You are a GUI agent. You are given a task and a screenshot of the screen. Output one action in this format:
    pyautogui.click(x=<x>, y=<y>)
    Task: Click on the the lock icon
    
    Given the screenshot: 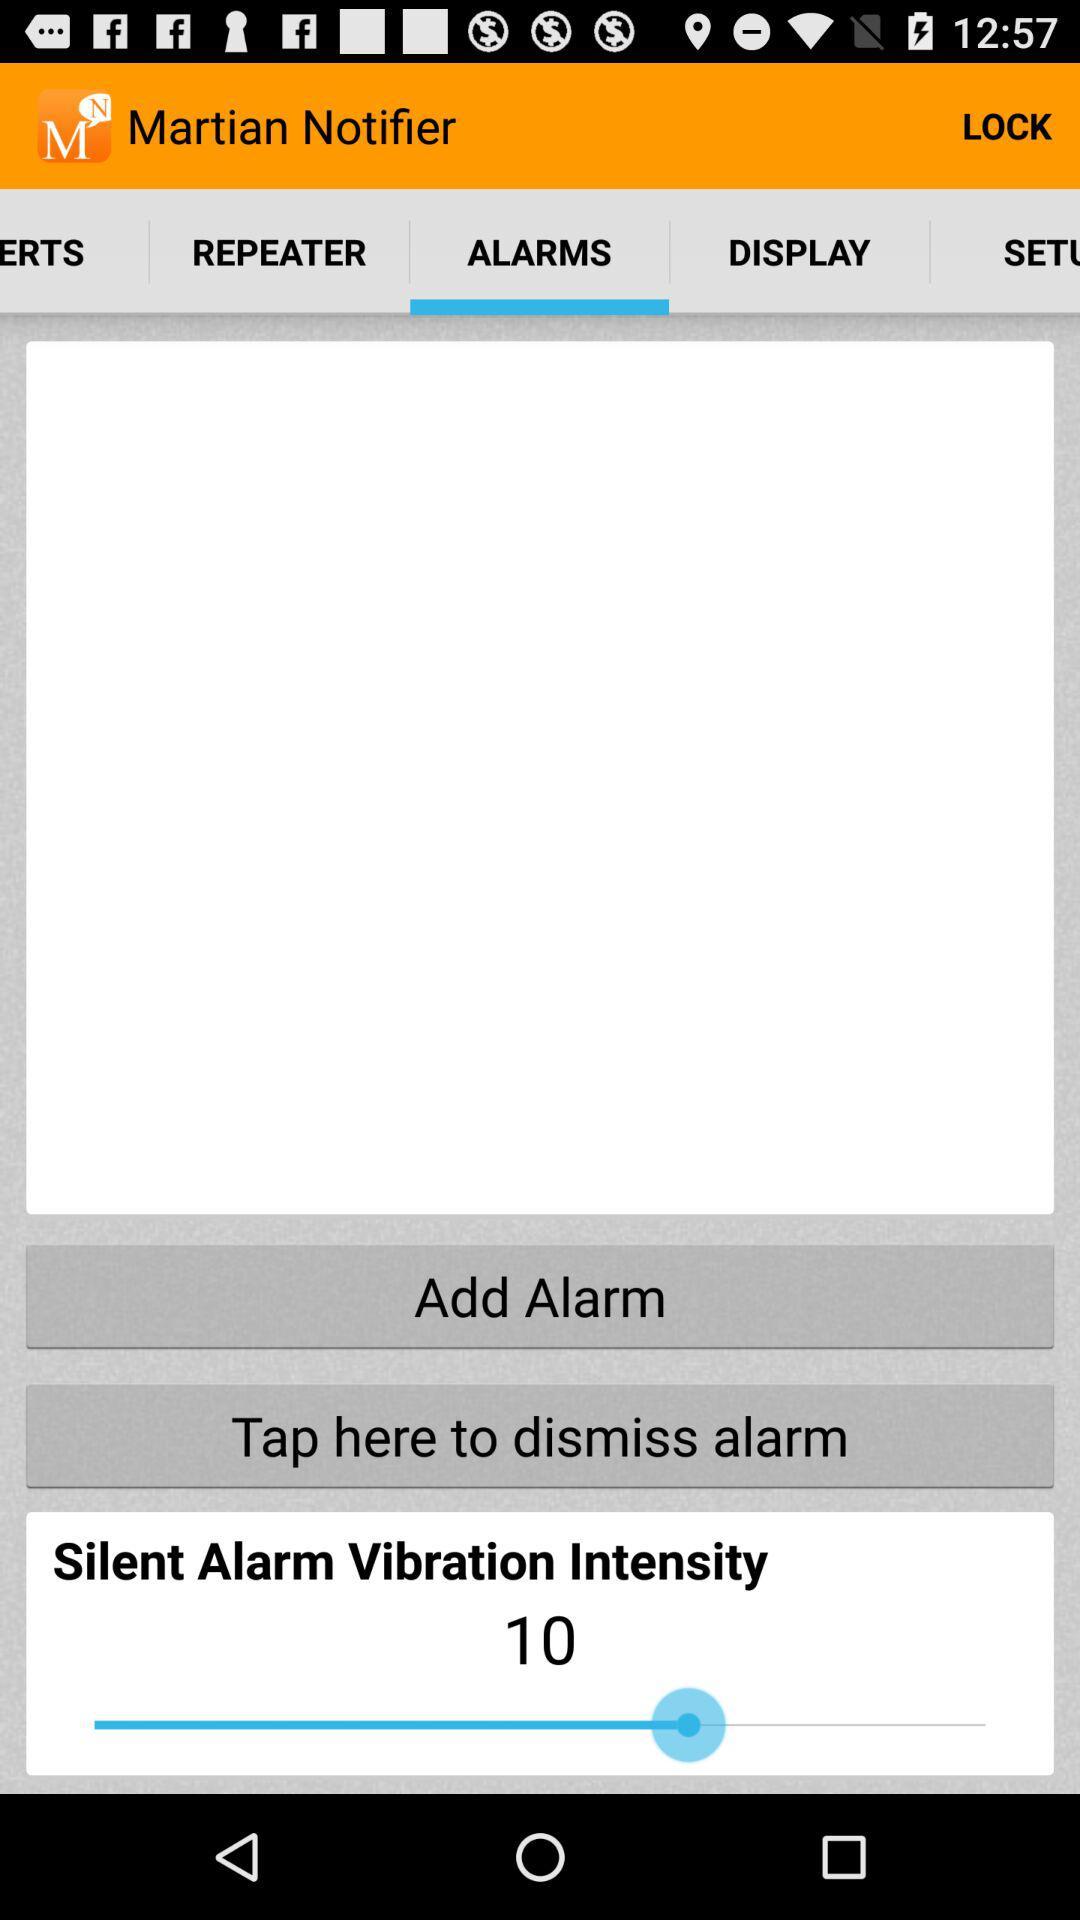 What is the action you would take?
    pyautogui.click(x=1006, y=124)
    